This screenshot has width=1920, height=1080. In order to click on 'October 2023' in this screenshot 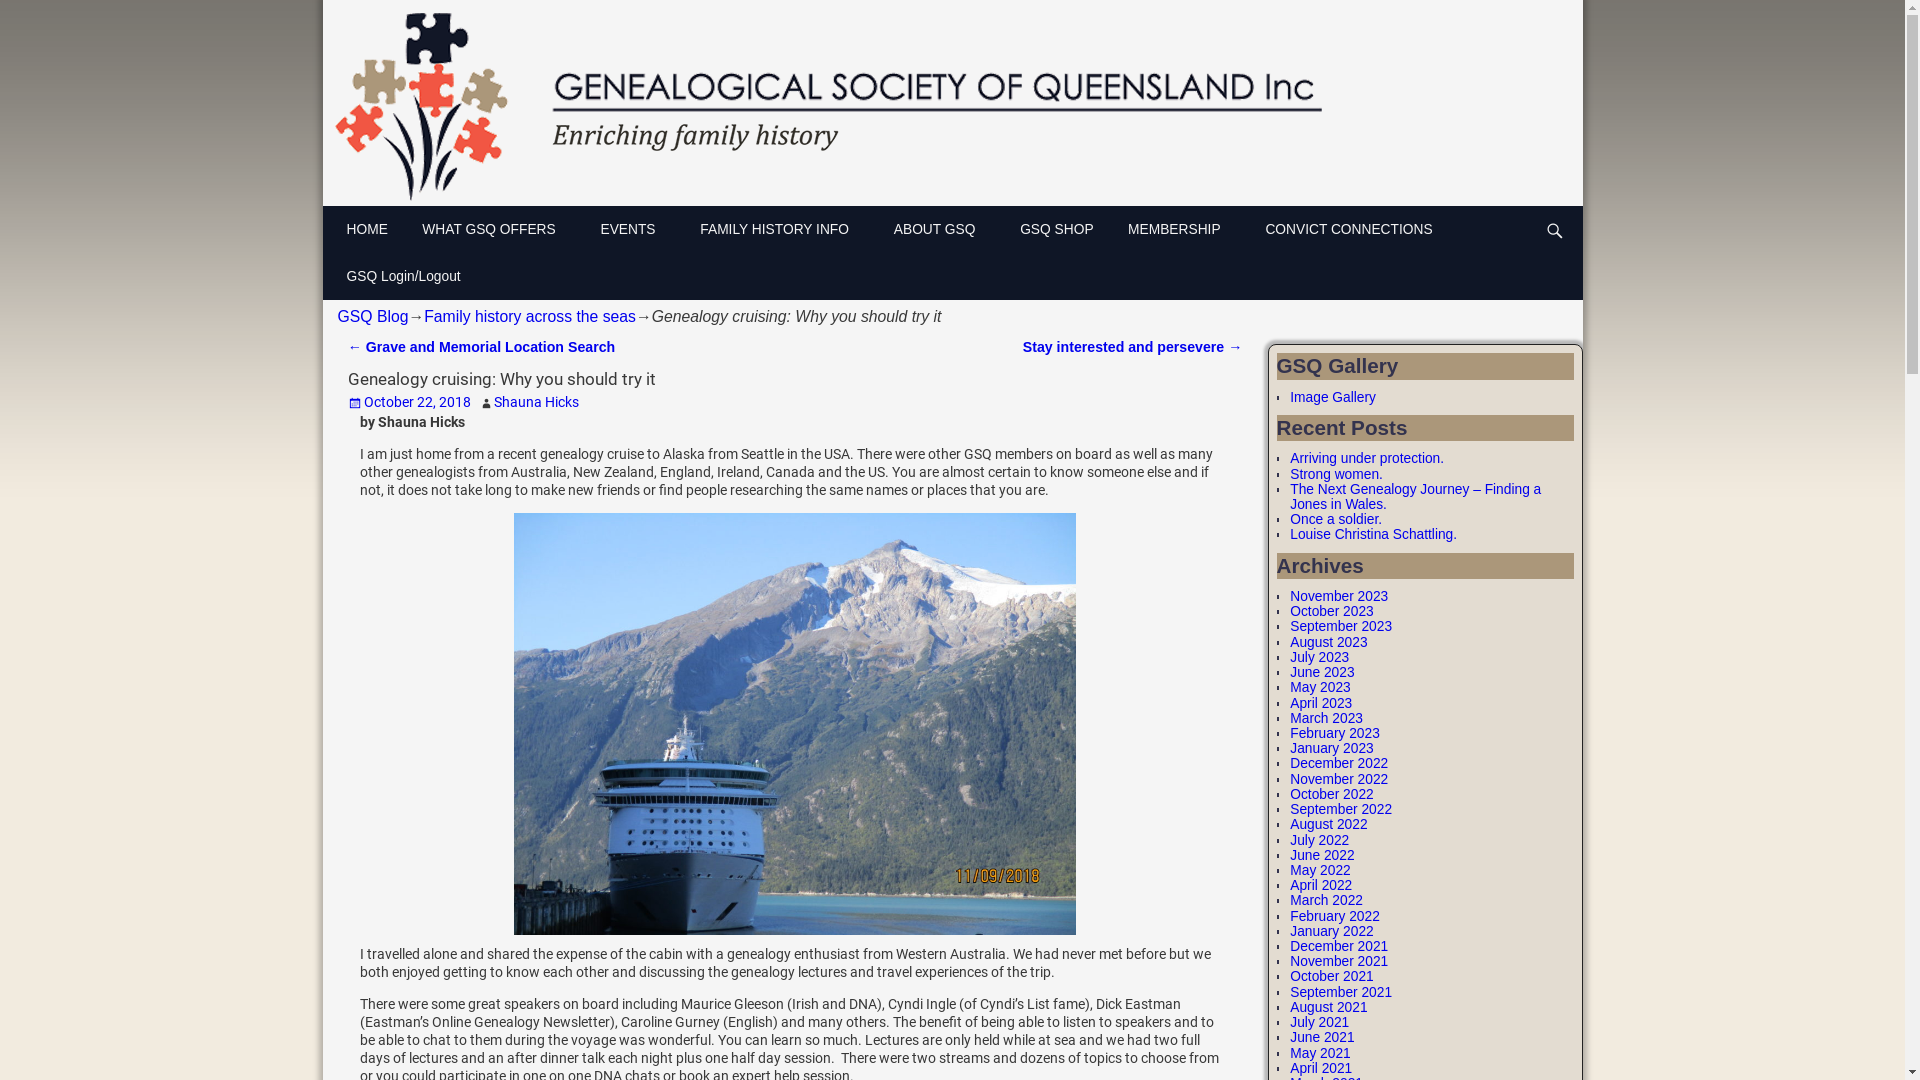, I will do `click(1331, 610)`.